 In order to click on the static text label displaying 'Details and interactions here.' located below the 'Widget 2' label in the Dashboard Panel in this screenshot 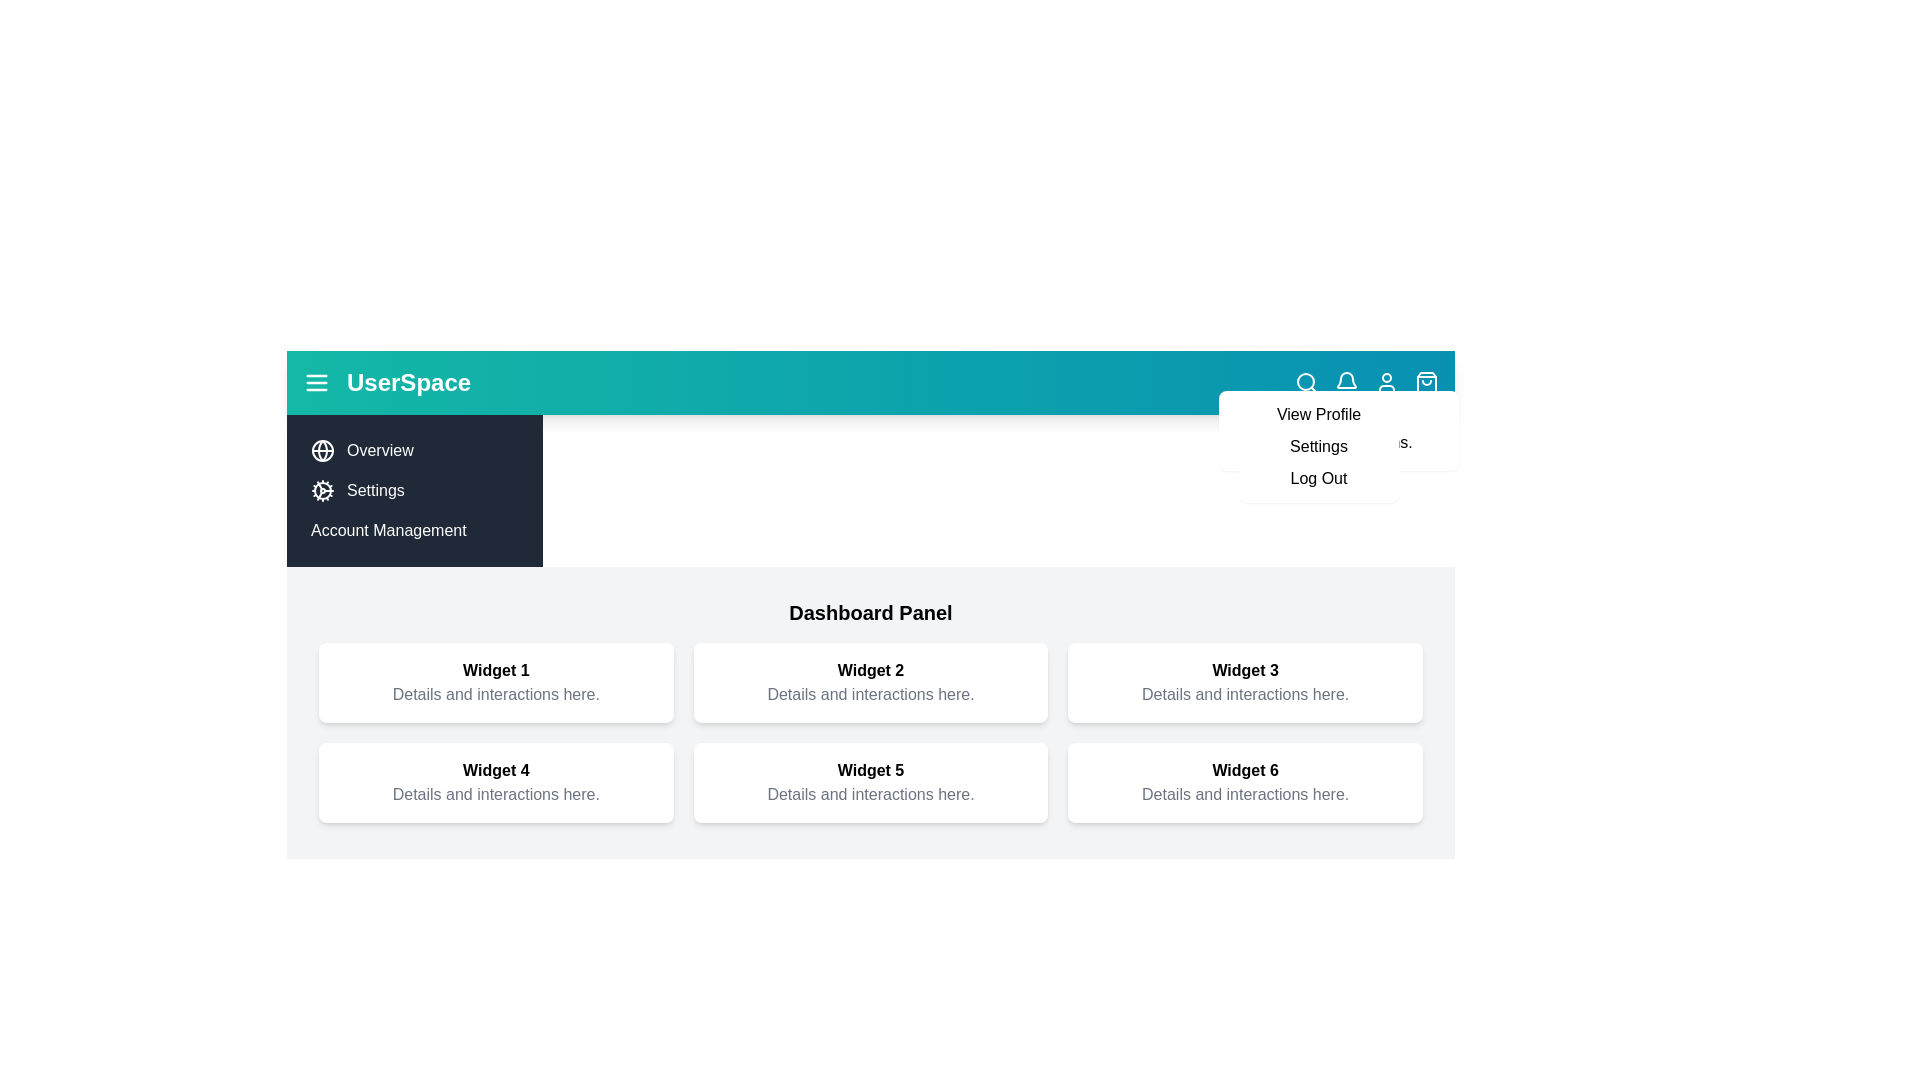, I will do `click(870, 693)`.